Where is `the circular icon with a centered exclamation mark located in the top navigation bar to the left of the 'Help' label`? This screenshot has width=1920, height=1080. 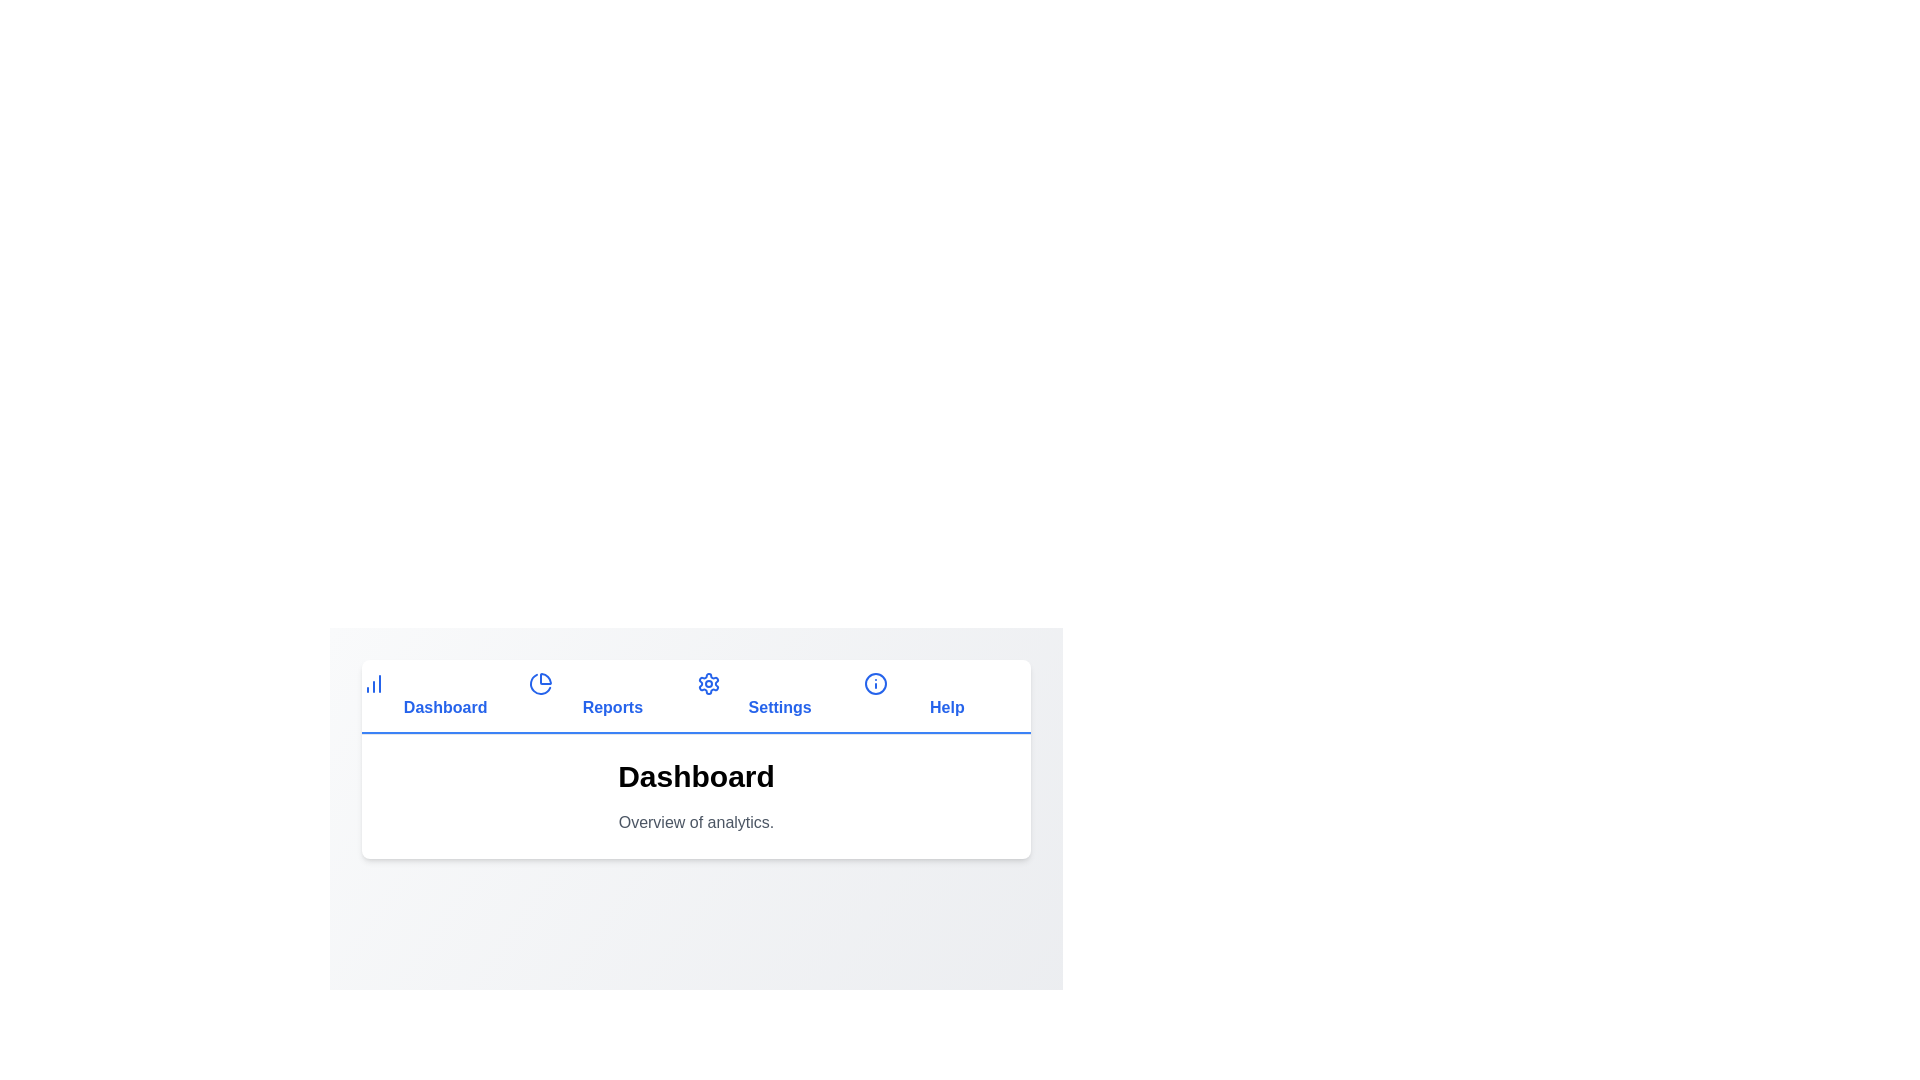
the circular icon with a centered exclamation mark located in the top navigation bar to the left of the 'Help' label is located at coordinates (875, 682).